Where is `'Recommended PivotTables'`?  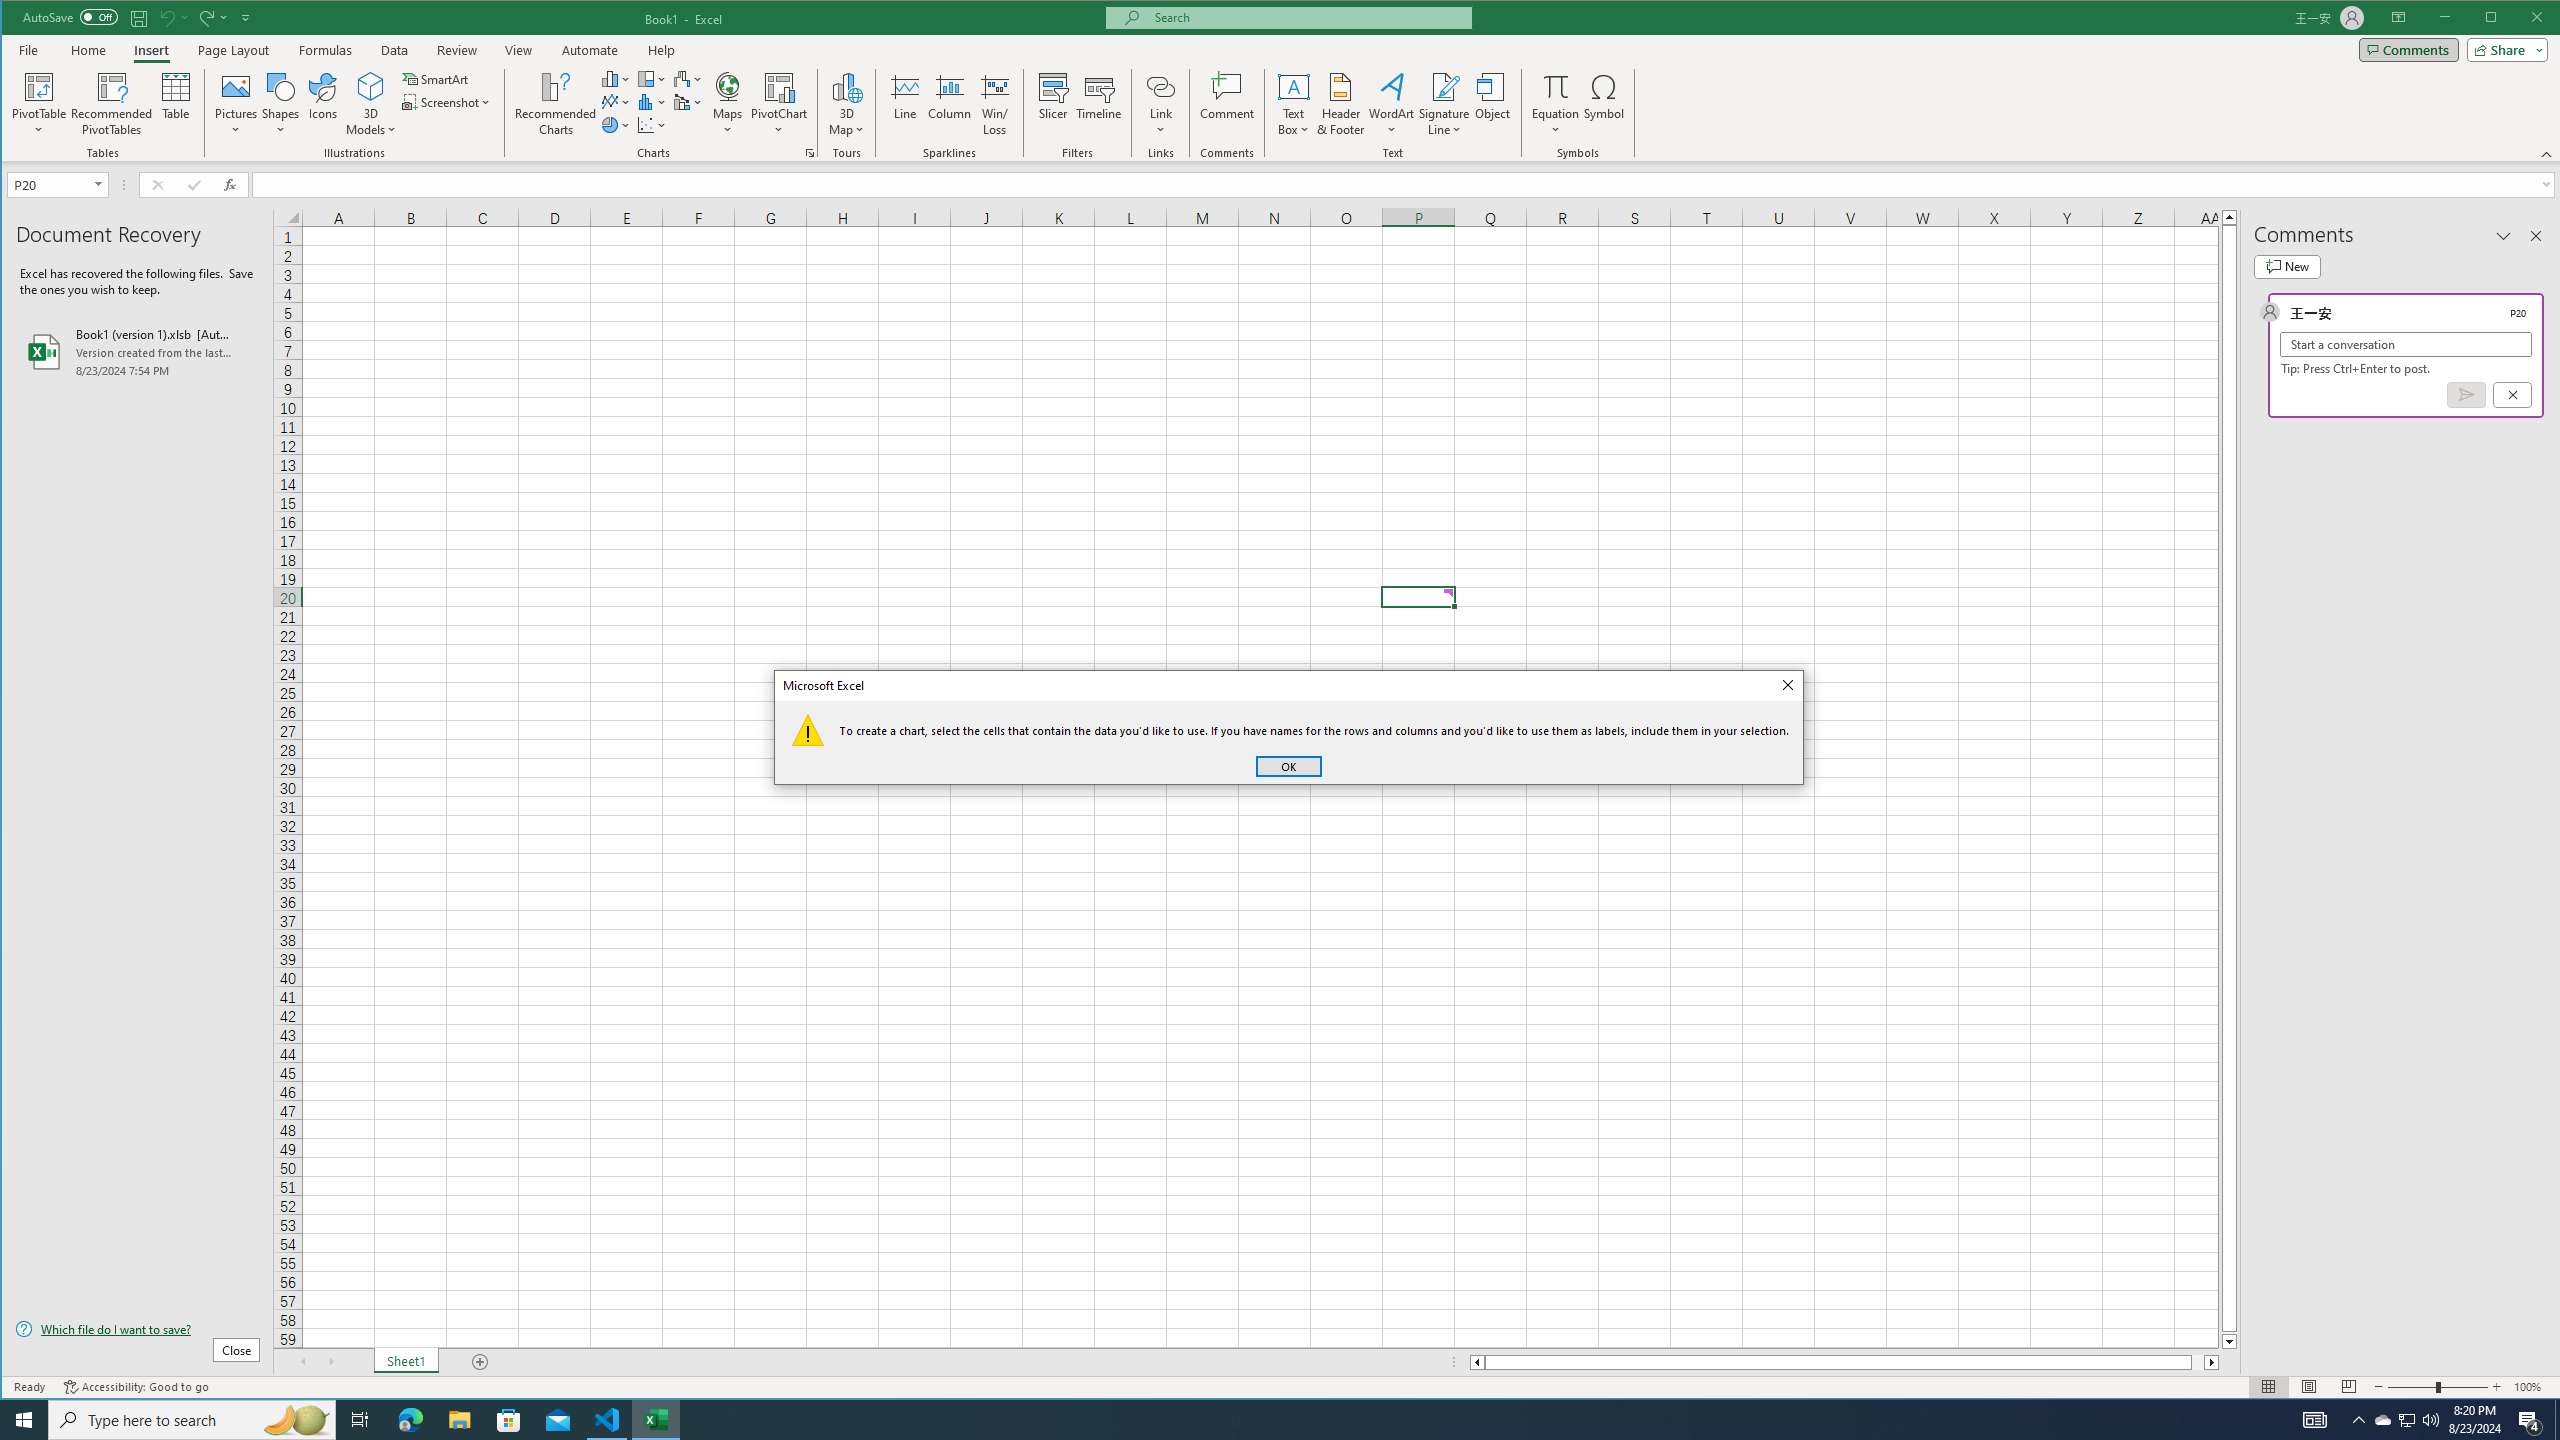
'Recommended PivotTables' is located at coordinates (111, 103).